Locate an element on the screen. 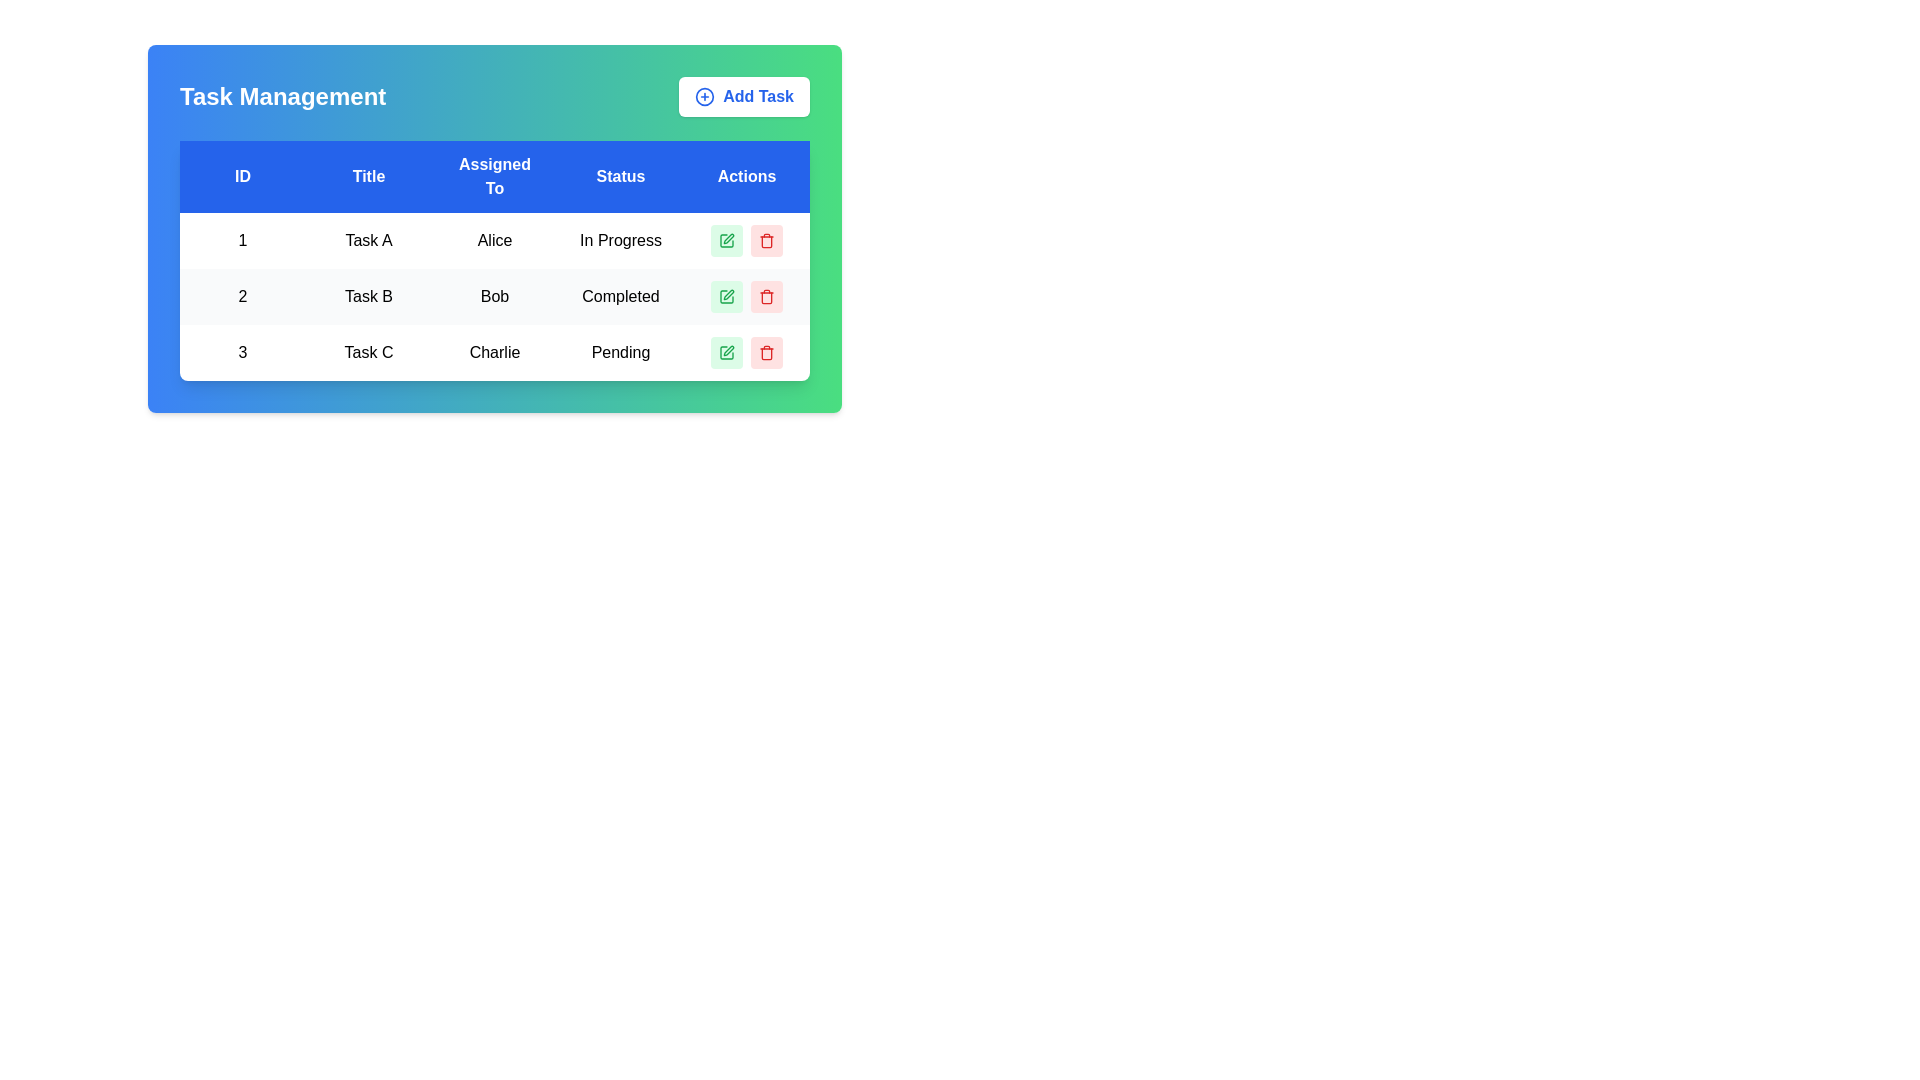 The width and height of the screenshot is (1920, 1080). content 'Task C' from the Table Cell located in the second cell of the third row under the 'Title' column is located at coordinates (369, 352).